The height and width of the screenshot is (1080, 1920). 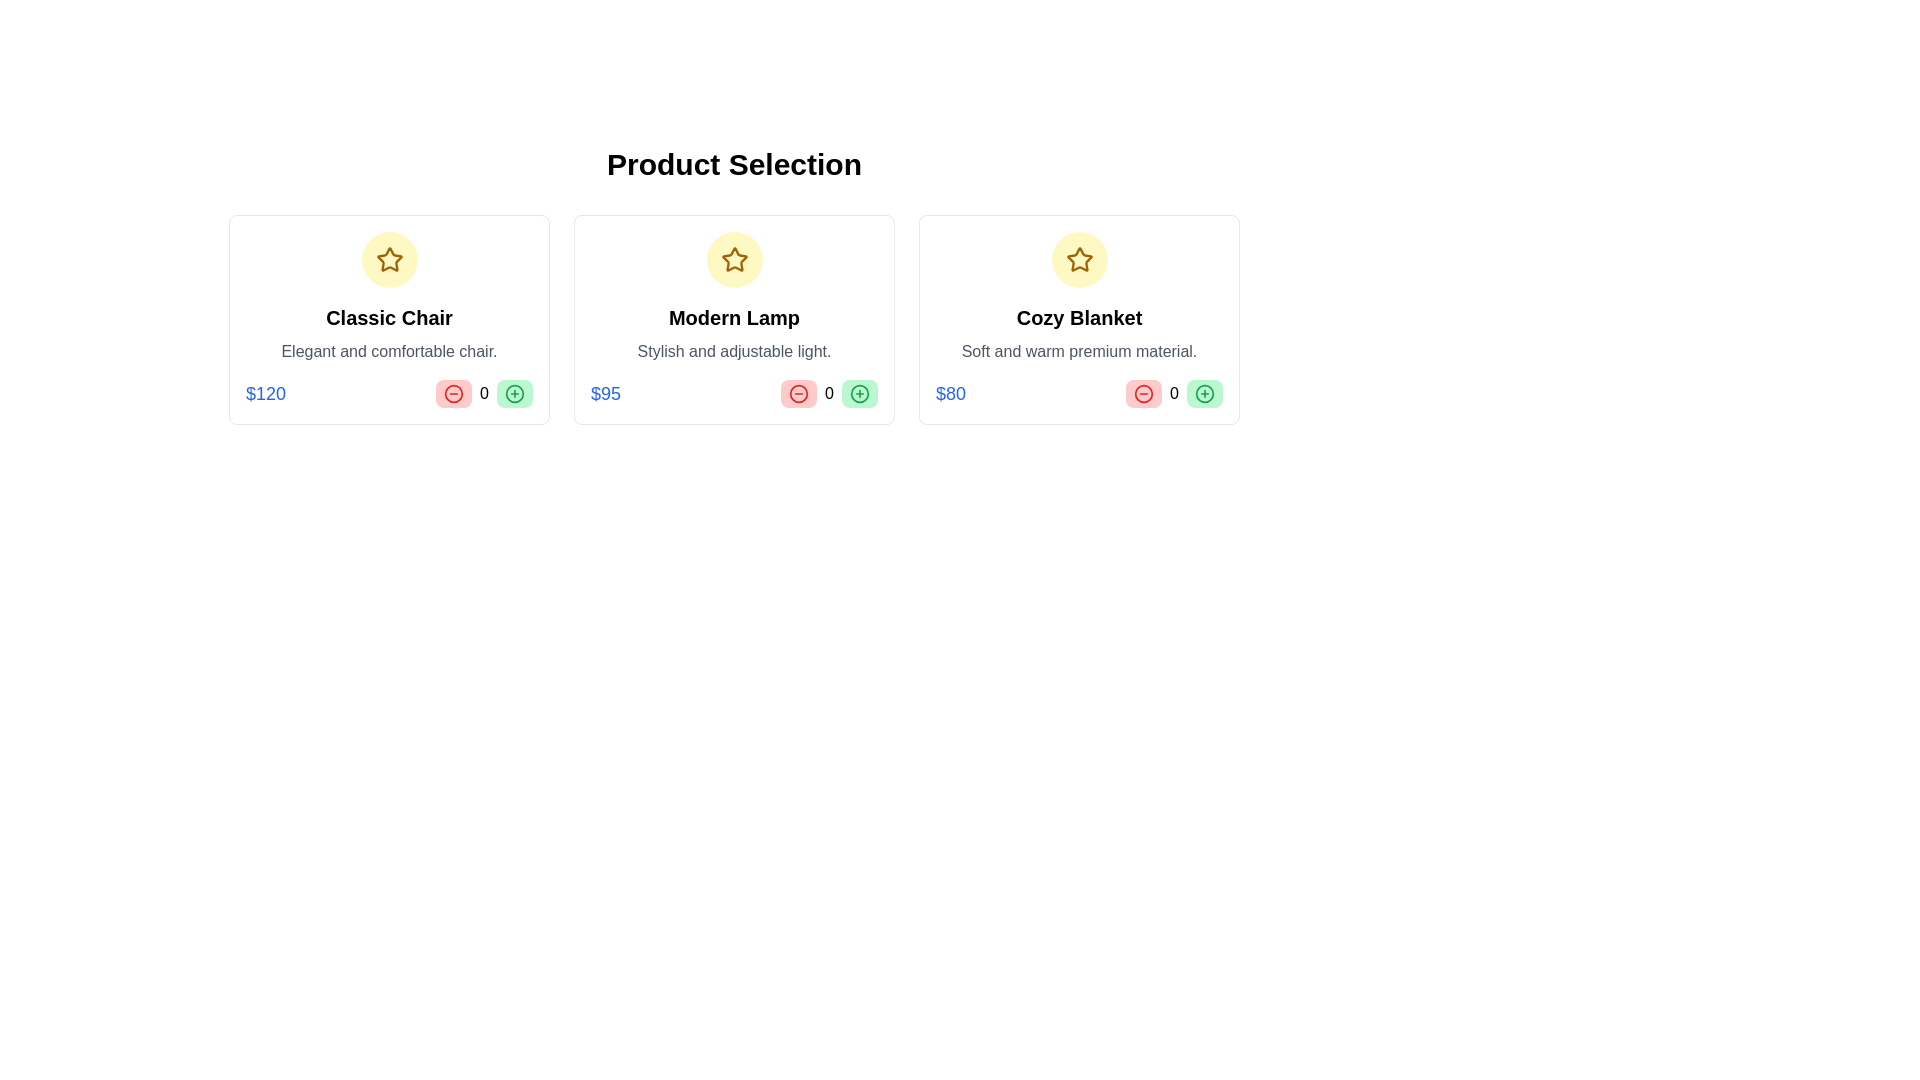 I want to click on the decorative icon symbolizing the favorite status for the 'Modern Lamp' product, so click(x=733, y=258).